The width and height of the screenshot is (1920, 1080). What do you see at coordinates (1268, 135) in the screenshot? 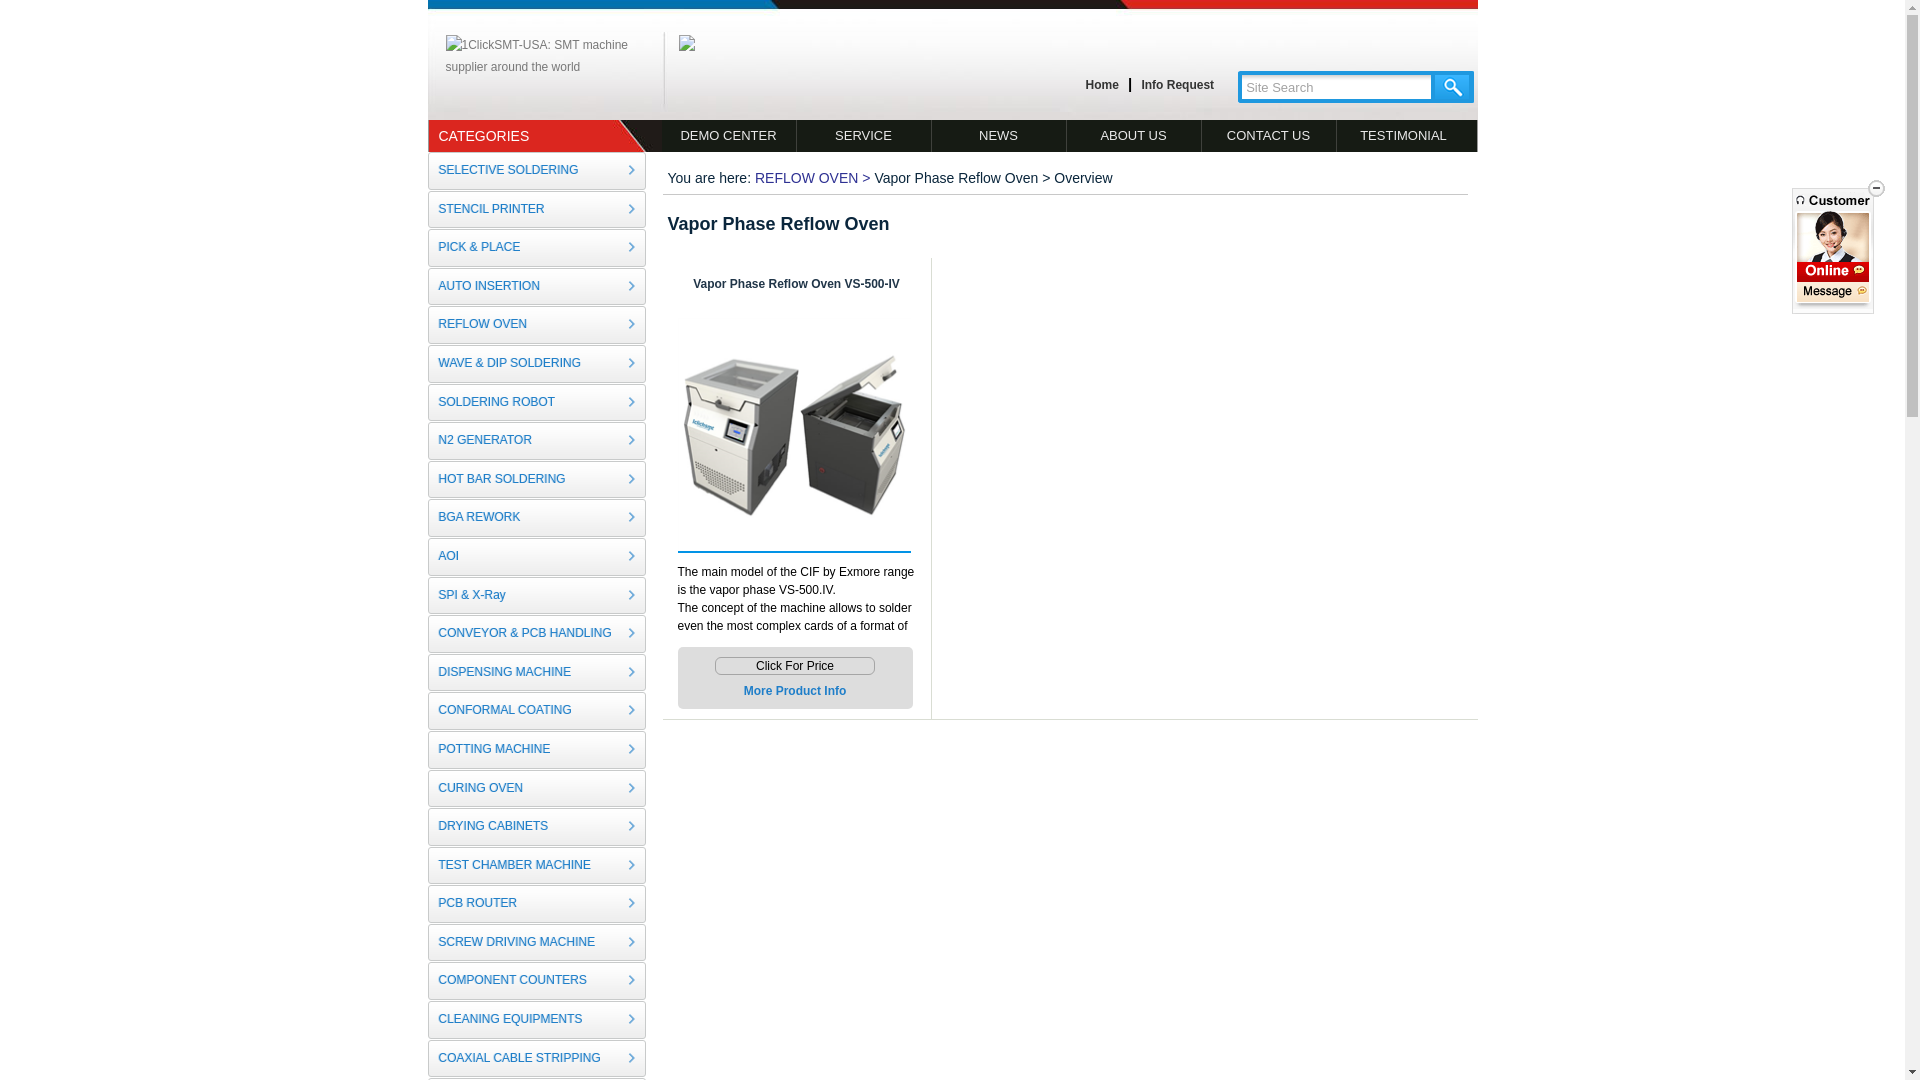
I see `'CONTACT US'` at bounding box center [1268, 135].